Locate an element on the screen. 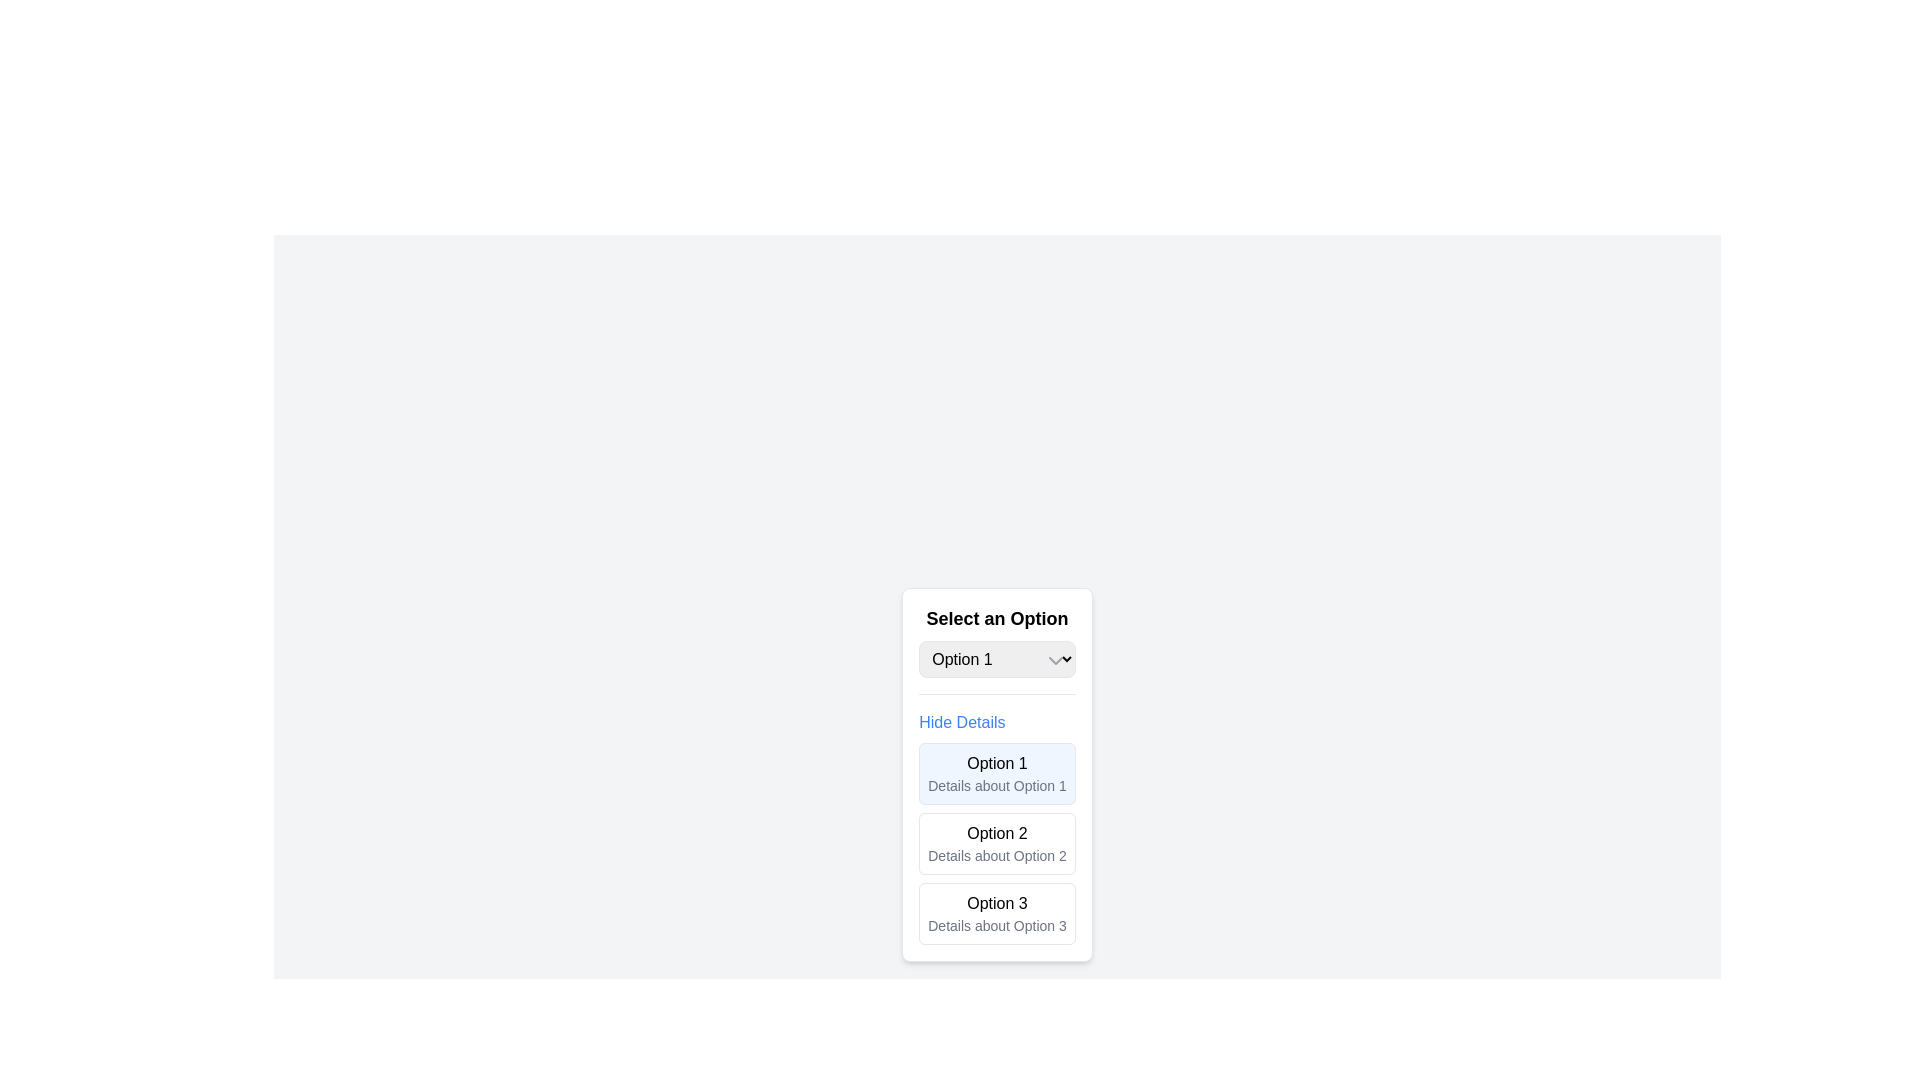  the Card that displays information about the second option in a vertically stacked list, positioned between 'Option 1' and 'Option 3' is located at coordinates (997, 844).